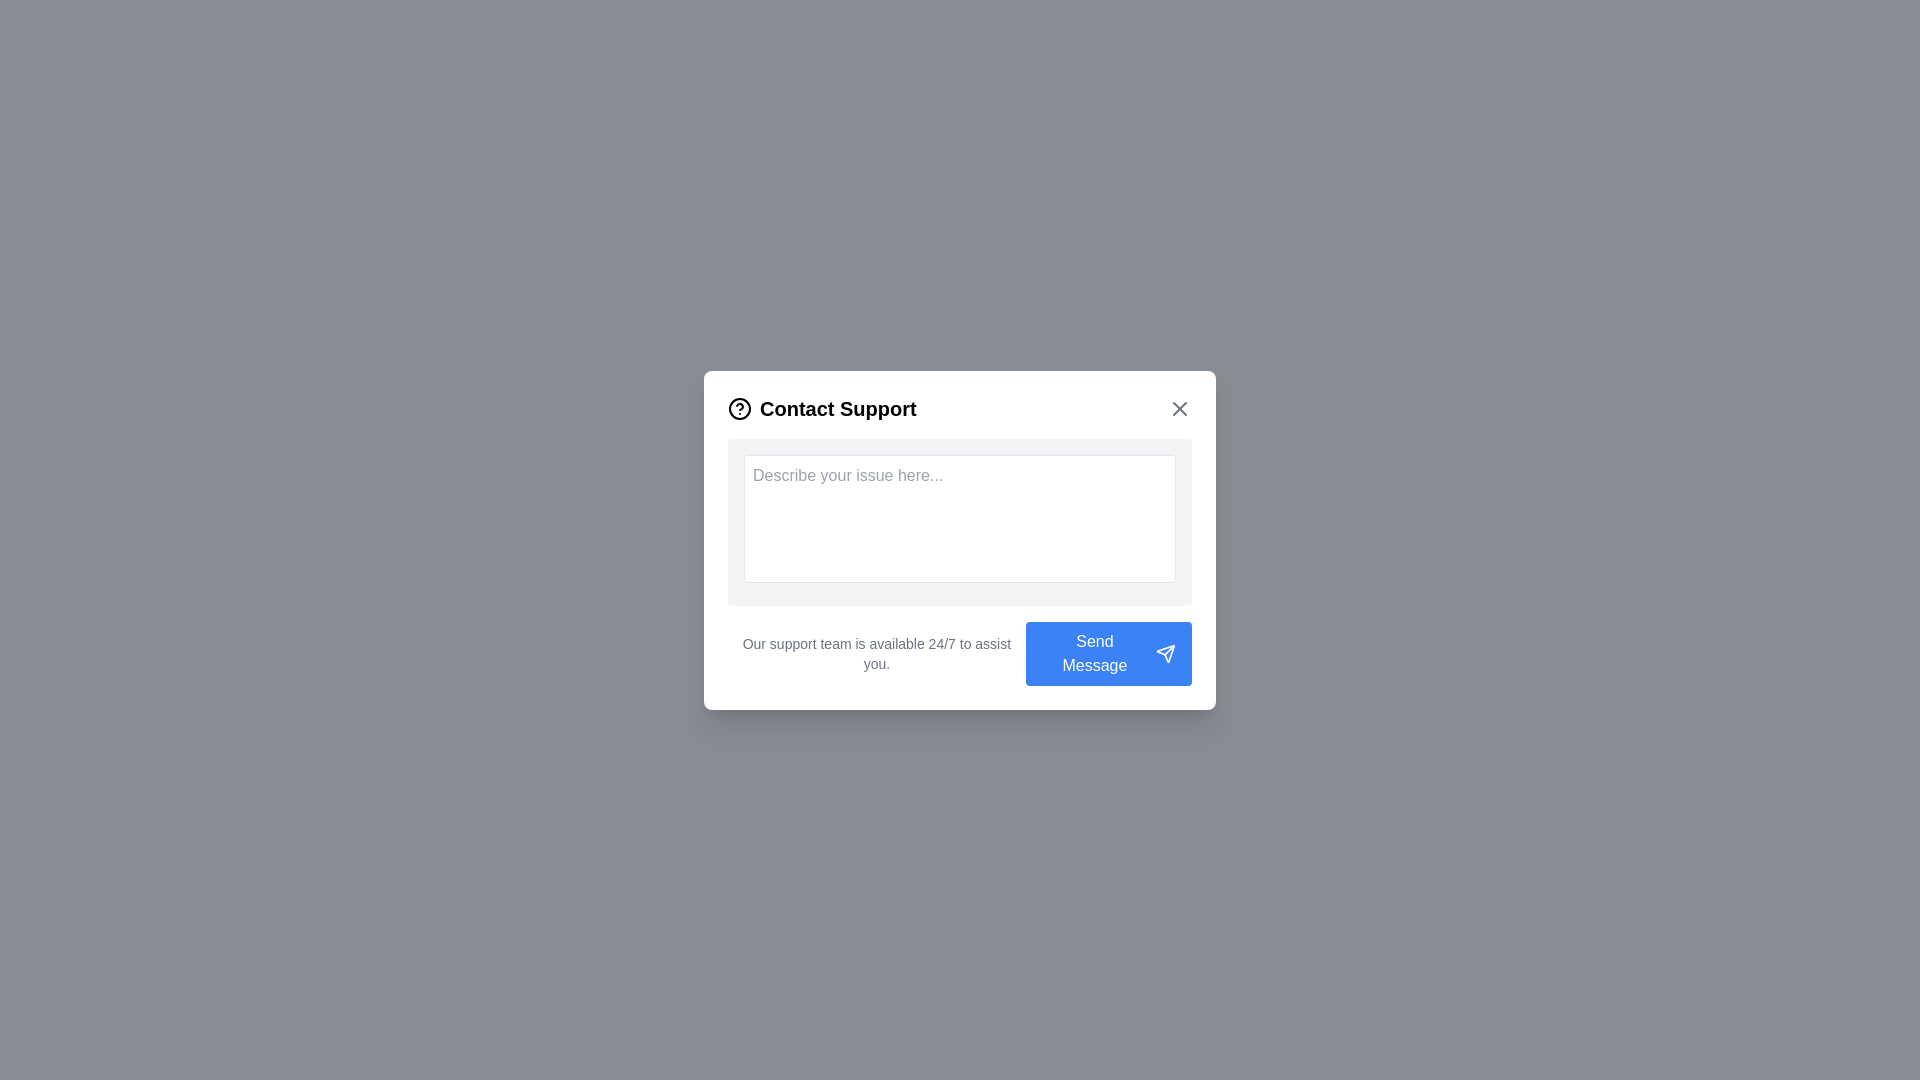 The image size is (1920, 1080). Describe the element at coordinates (822, 407) in the screenshot. I see `the Text Label with Icon that serves as the title for the support contact modal, located at the top-left corner of the modal window` at that location.